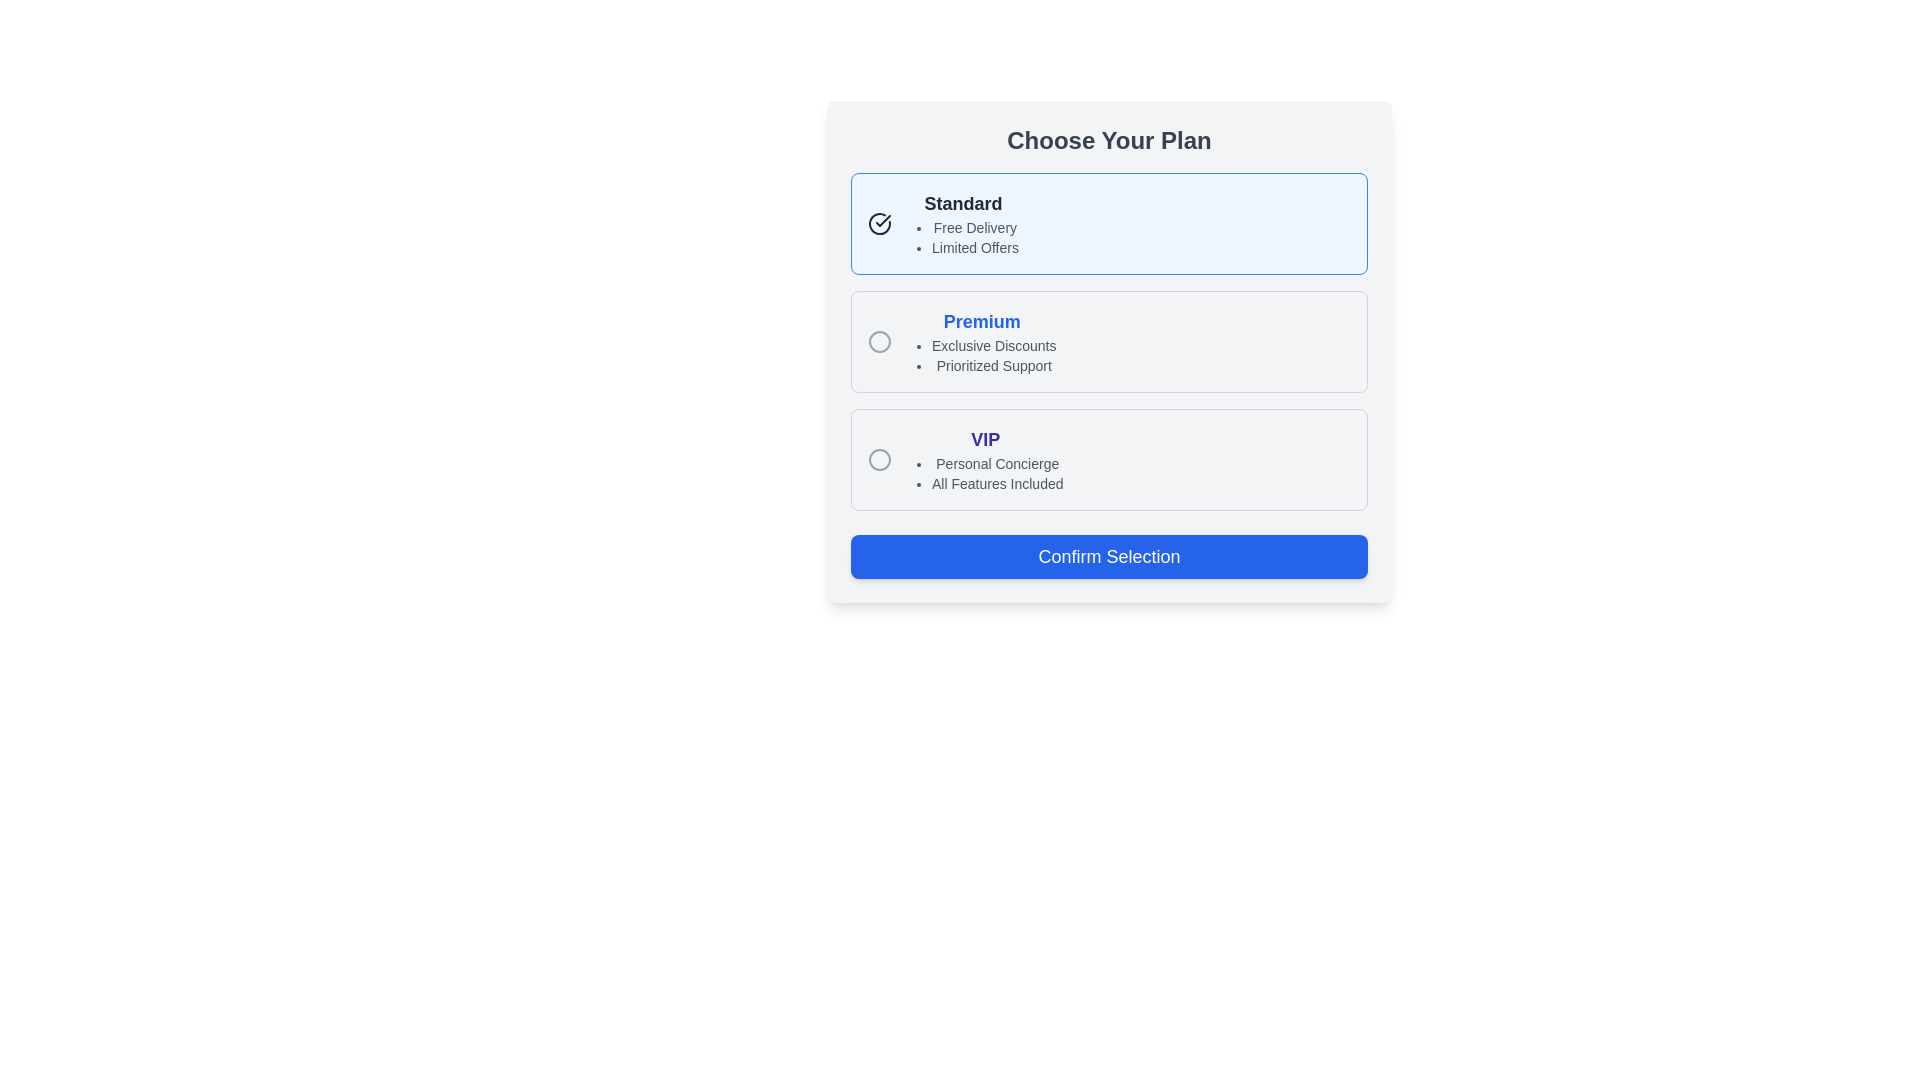  I want to click on the text element displaying 'Personal Concierge' in light gray, which is located below the 'VIP' plan label and above 'All Features Included', so click(997, 463).